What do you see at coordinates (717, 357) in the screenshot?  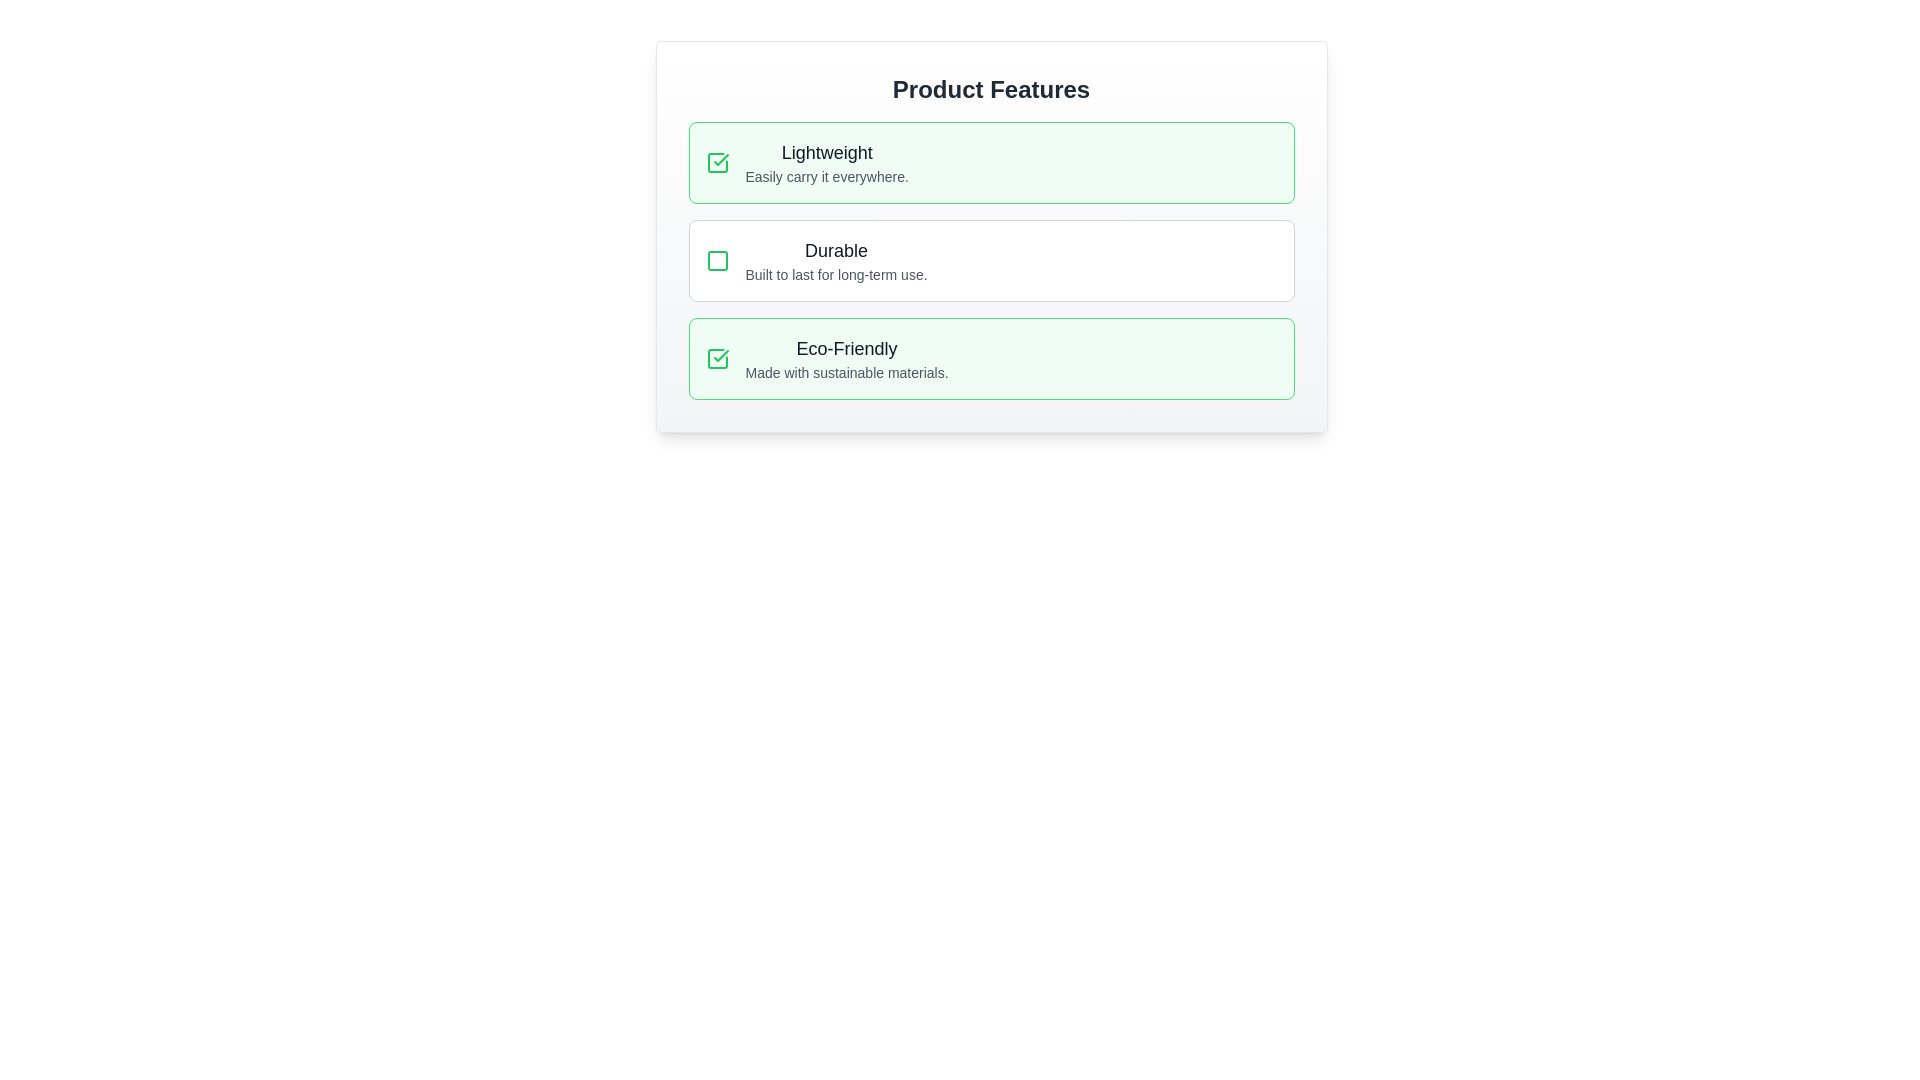 I see `the green-bordered checkbox icon with a checkmark, indicating a completed task, located at the start of the 'Eco-Friendly' feature section in the third feature card under 'Product Features'` at bounding box center [717, 357].